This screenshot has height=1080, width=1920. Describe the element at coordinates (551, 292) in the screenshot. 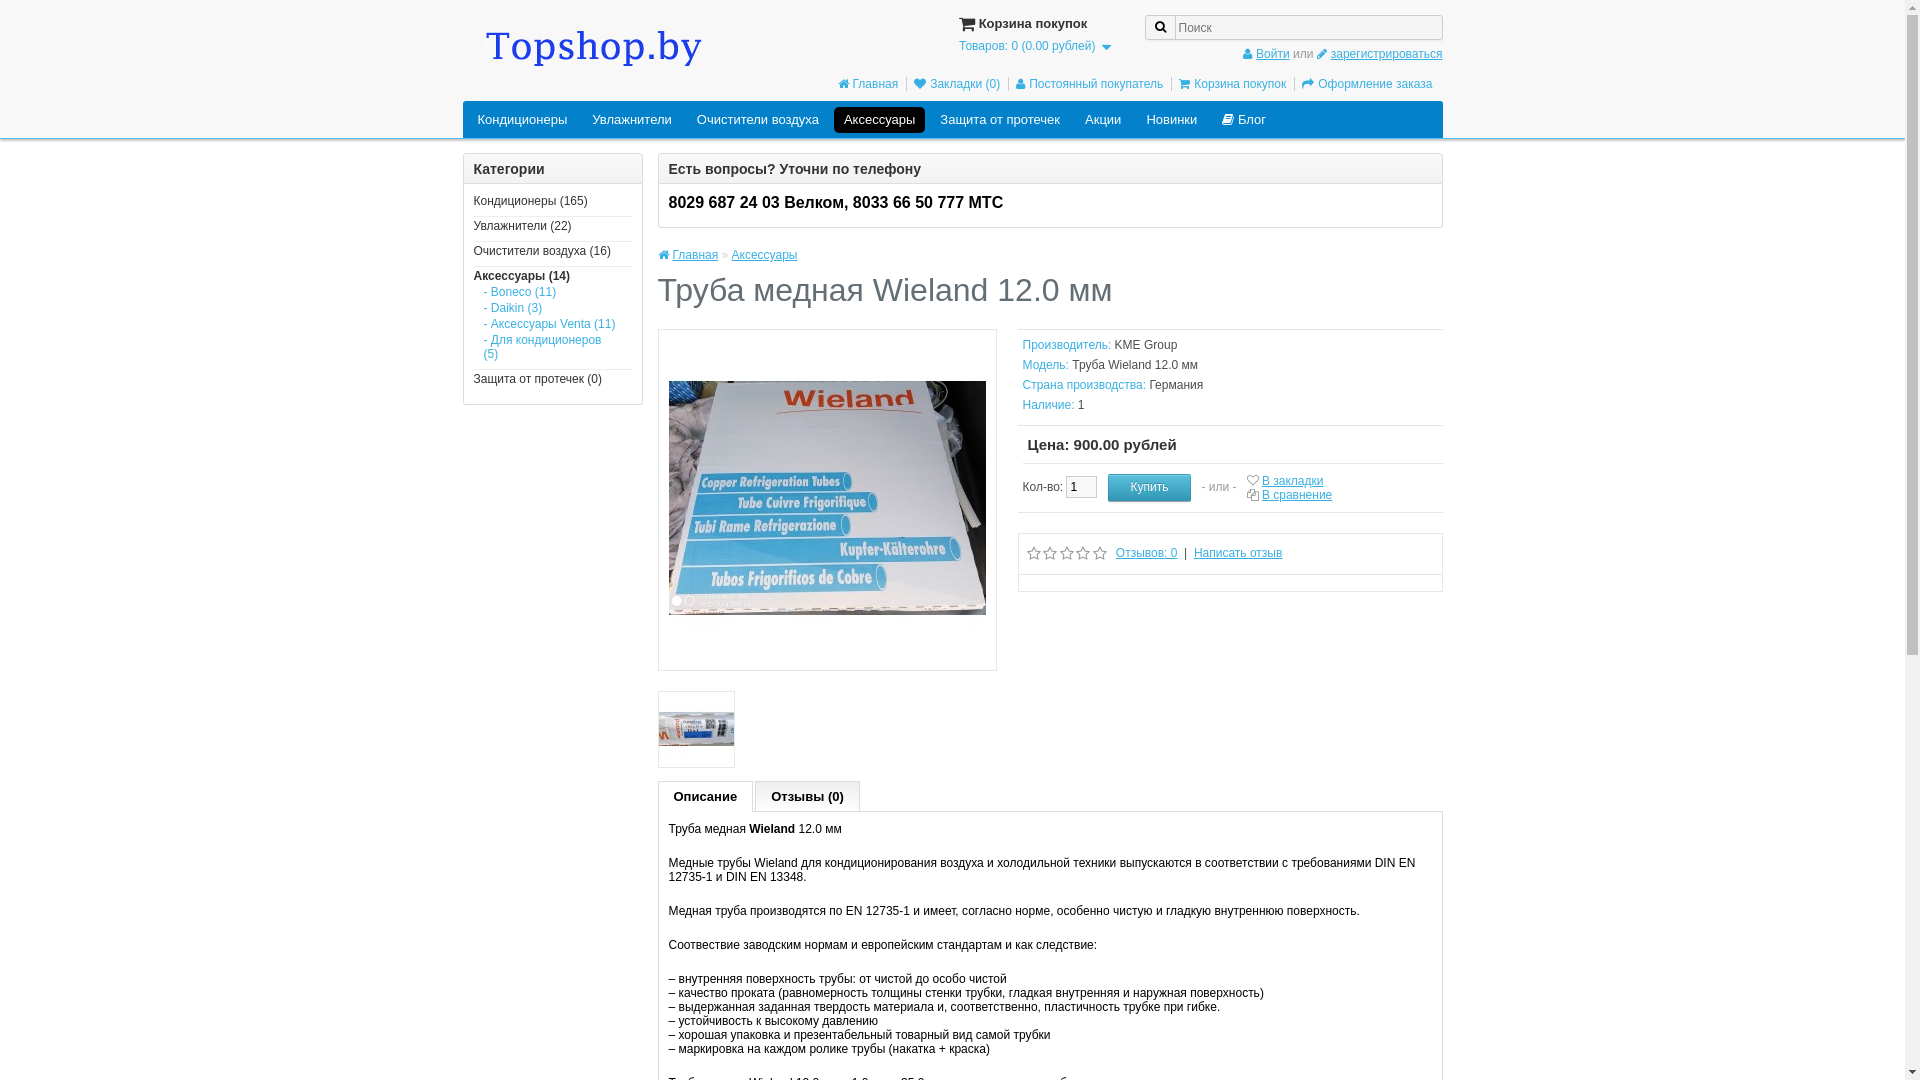

I see `'- Boneco (11)'` at that location.